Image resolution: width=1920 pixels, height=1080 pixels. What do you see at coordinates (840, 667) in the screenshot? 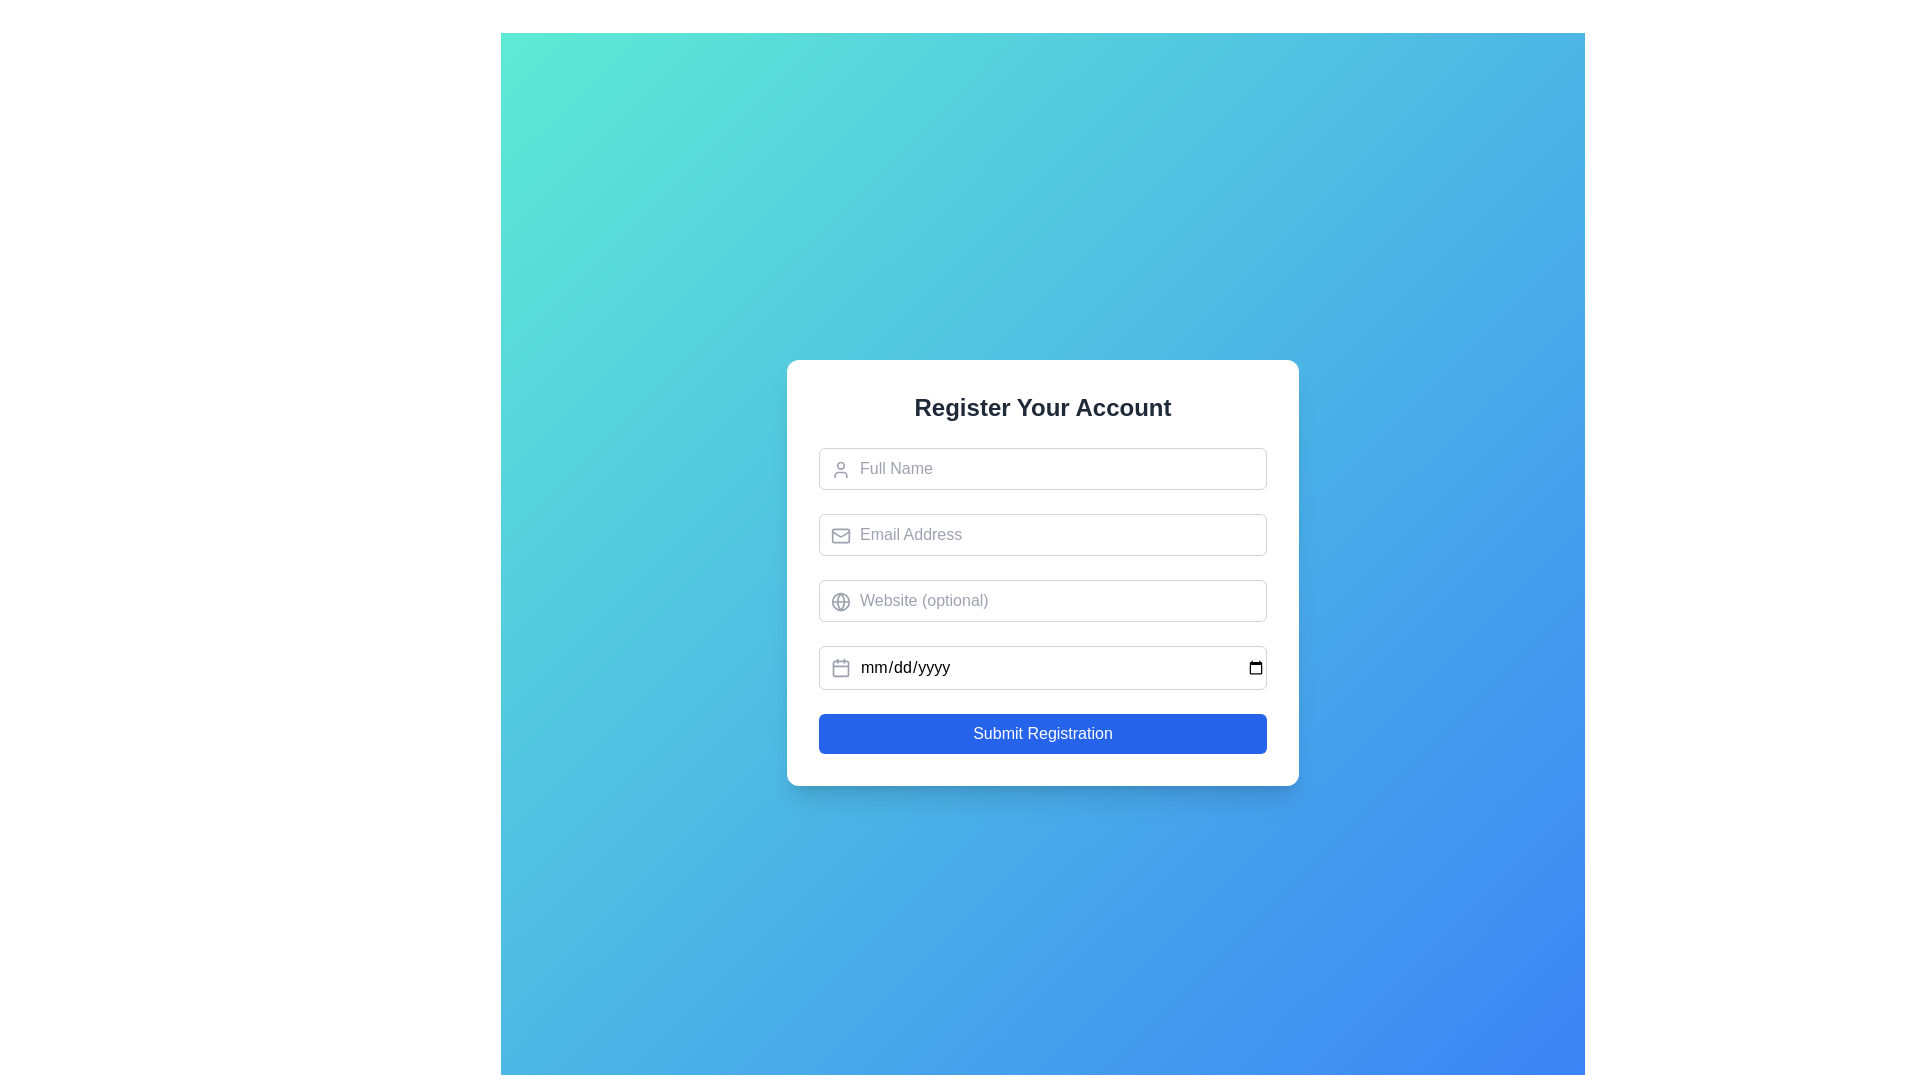
I see `the date picker icon located to the left of the date input field labeled 'mm/dd/yyyy' and interact with it using keyboard navigation` at bounding box center [840, 667].